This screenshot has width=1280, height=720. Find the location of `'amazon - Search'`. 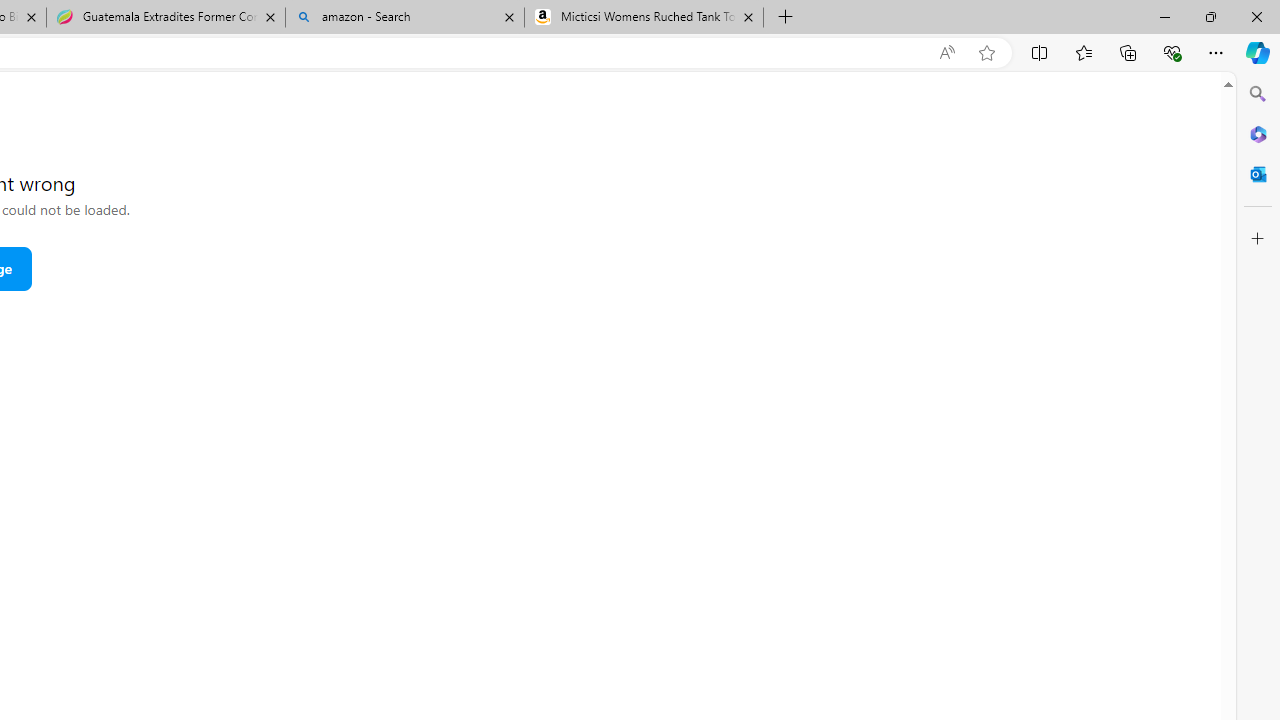

'amazon - Search' is located at coordinates (403, 17).